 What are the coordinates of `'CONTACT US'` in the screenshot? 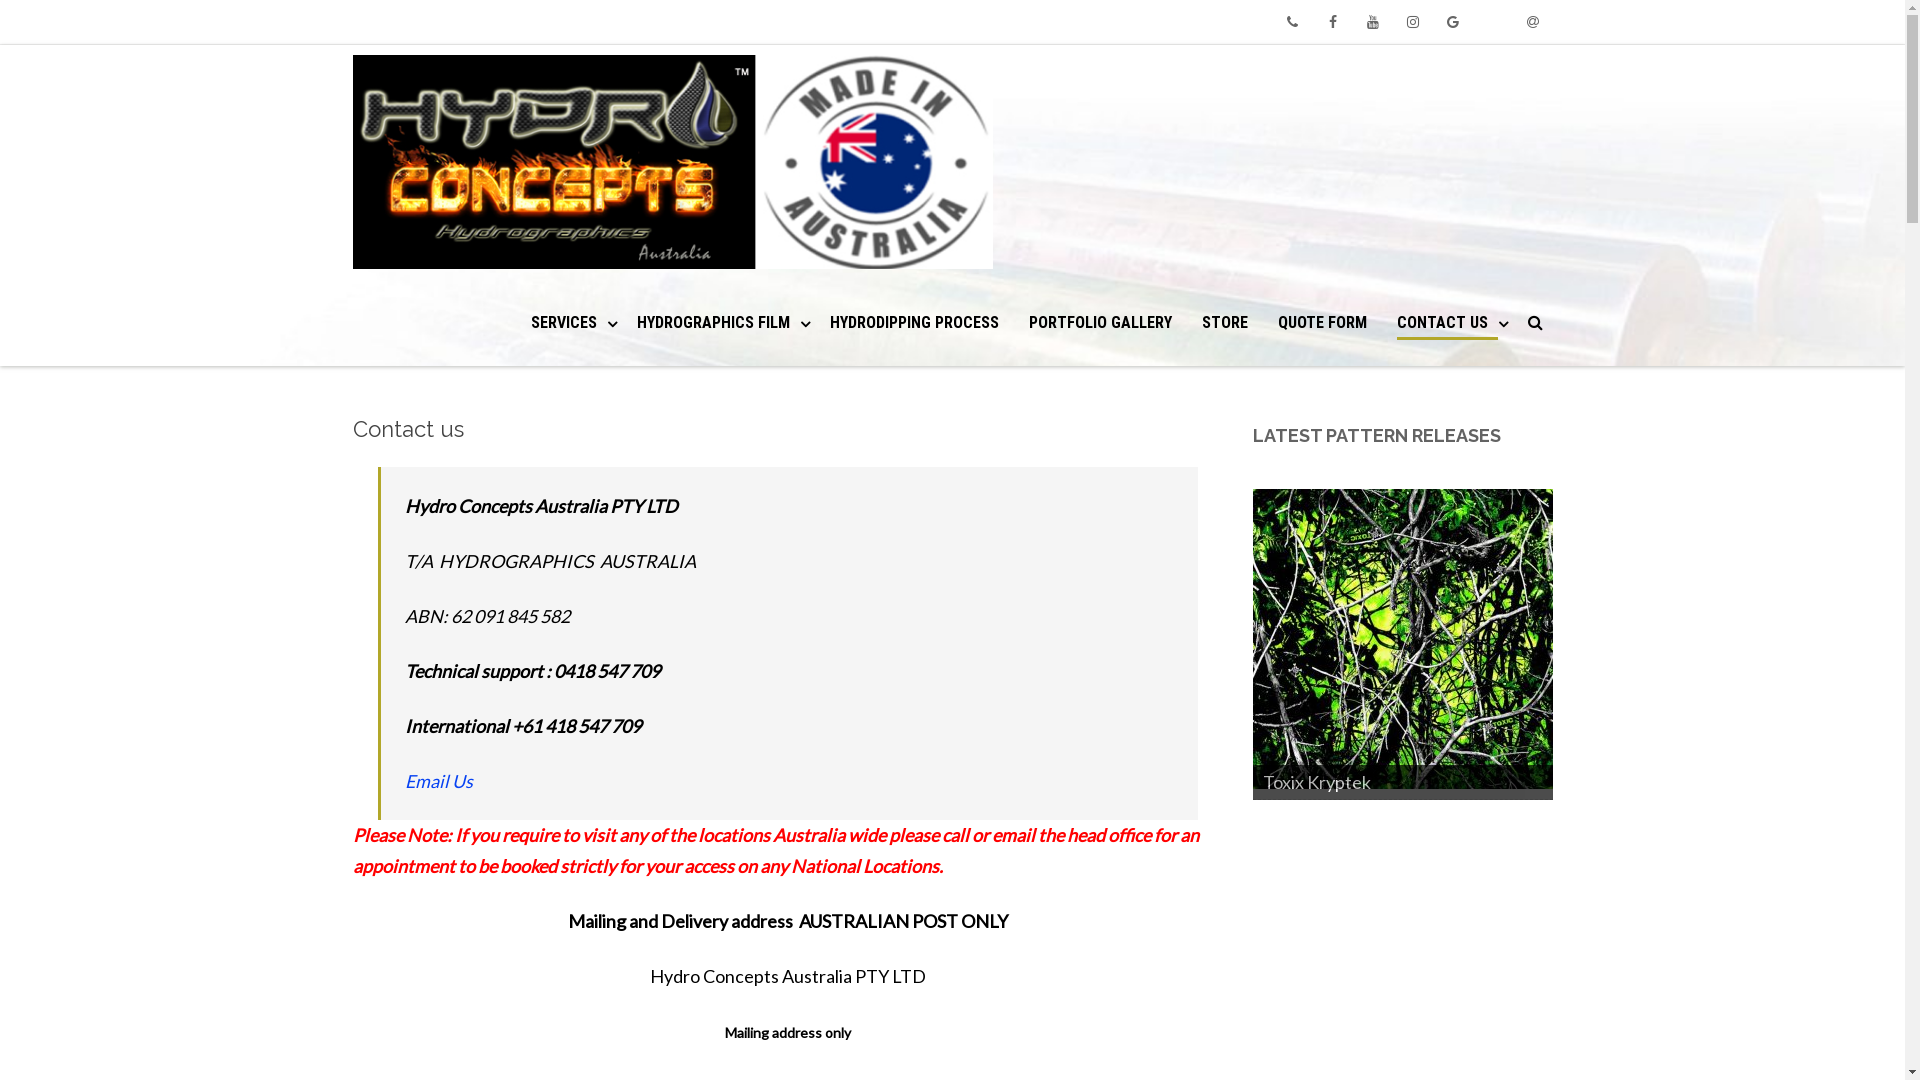 It's located at (1446, 325).